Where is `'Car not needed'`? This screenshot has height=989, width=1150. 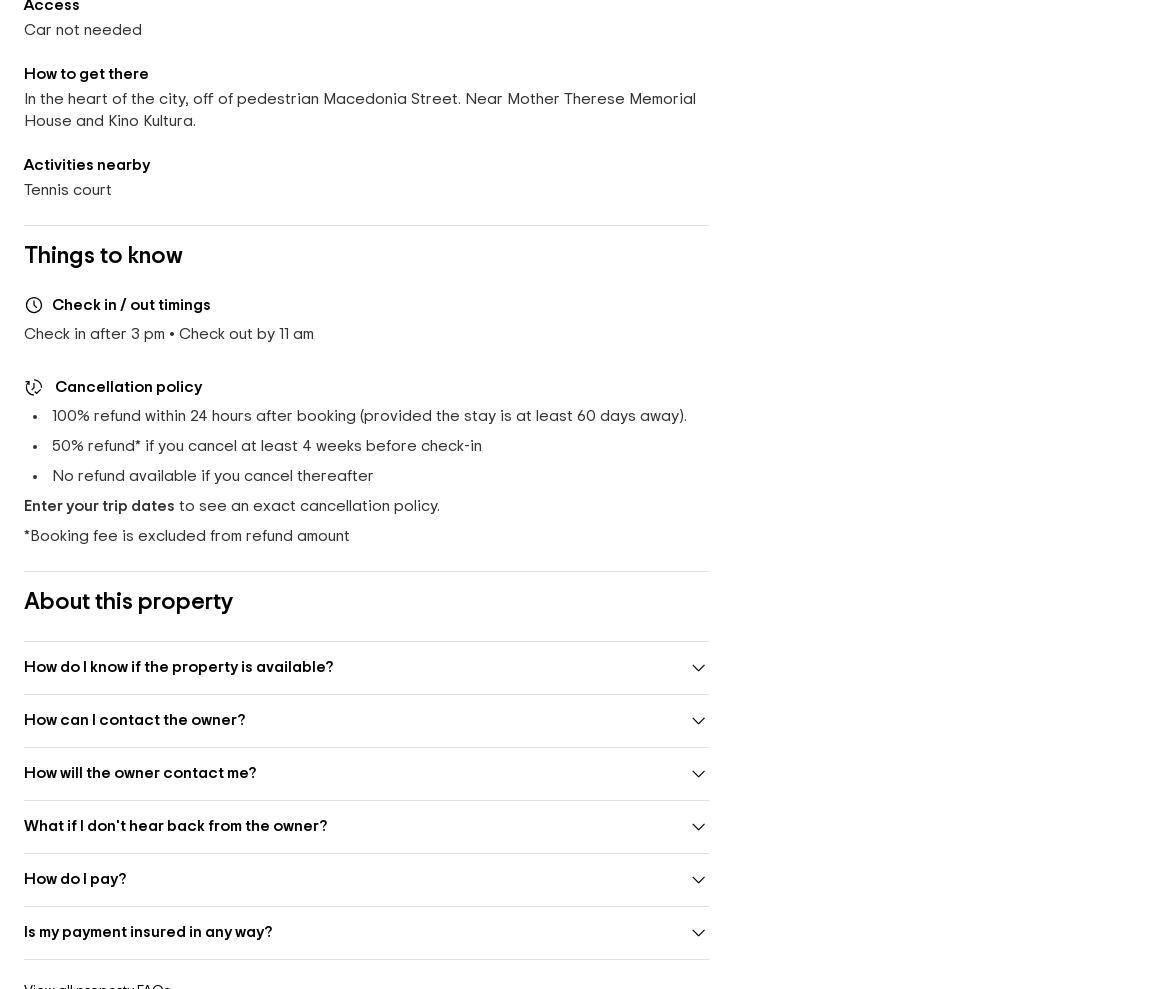 'Car not needed' is located at coordinates (23, 28).